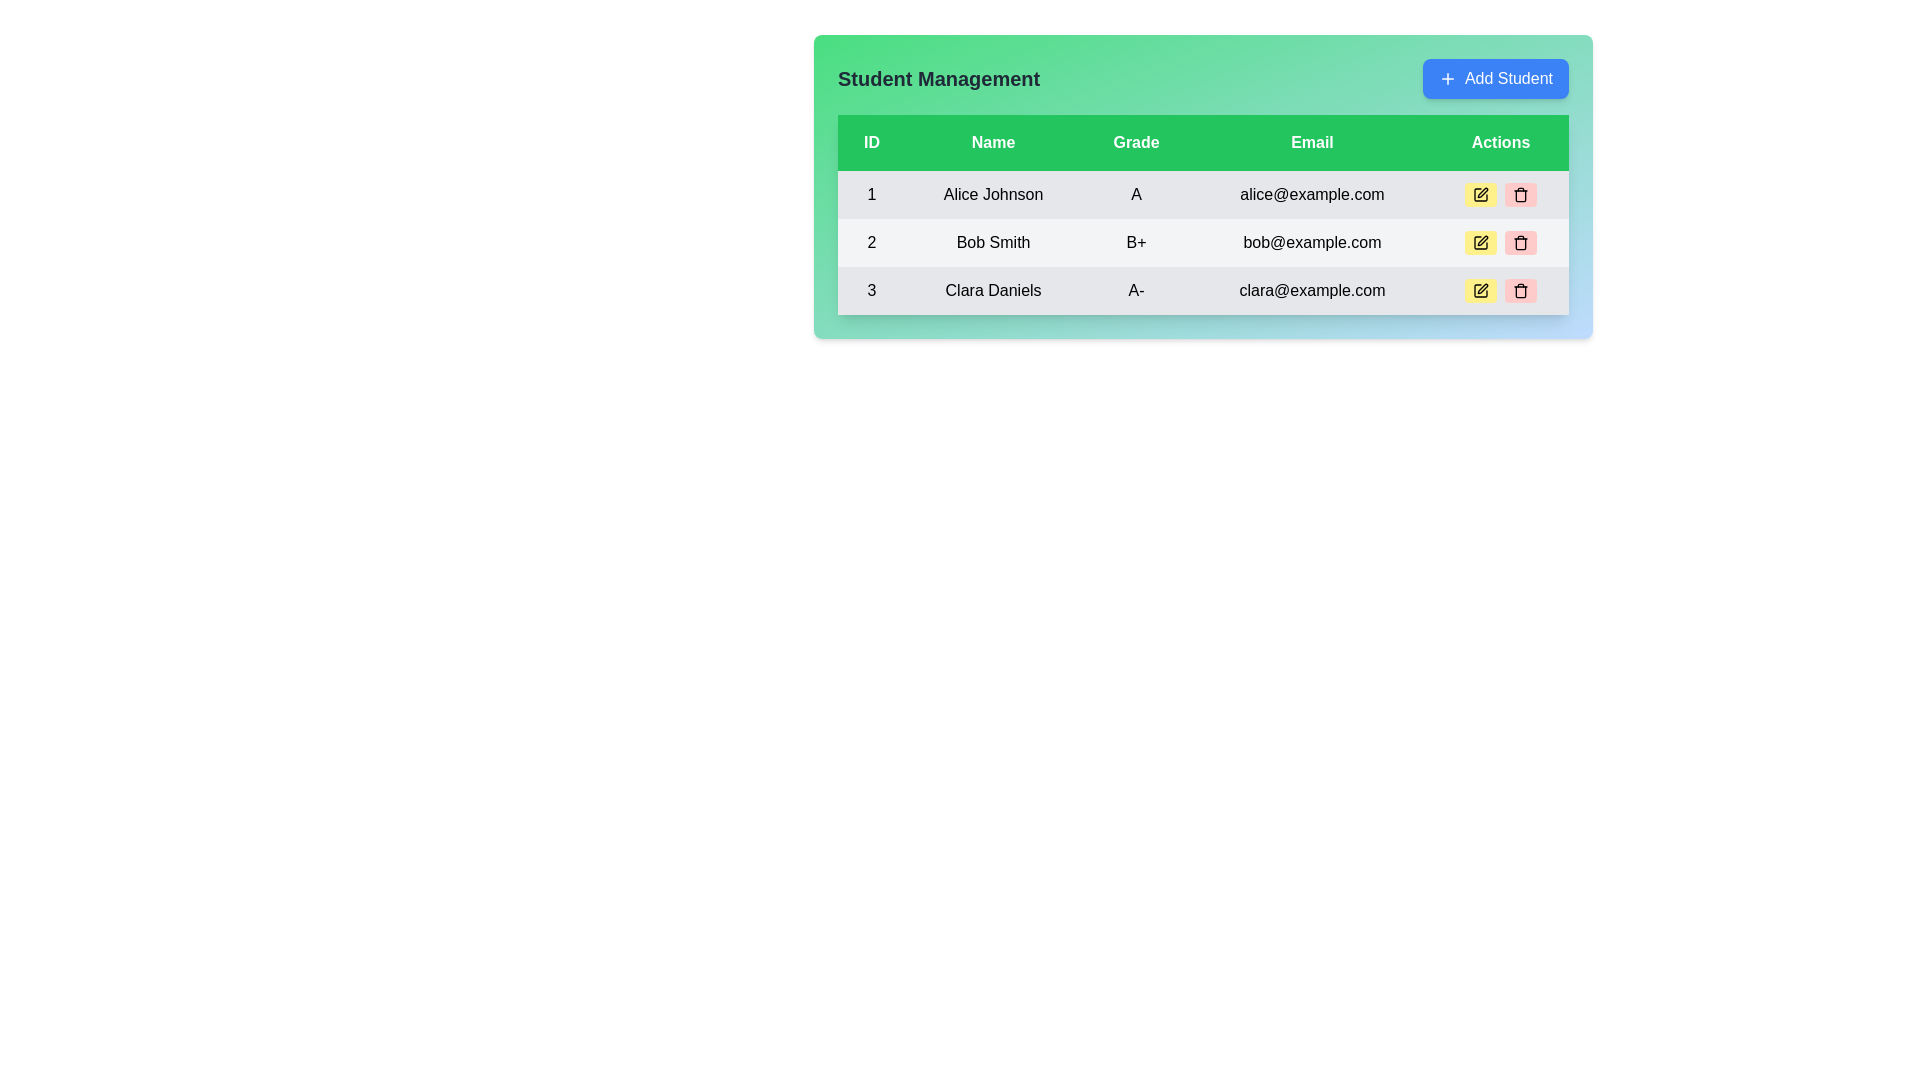 Image resolution: width=1920 pixels, height=1080 pixels. Describe the element at coordinates (1483, 289) in the screenshot. I see `the edit icon located in the 'Actions' column of the third row in the table for 'Clara Daniels'` at that location.